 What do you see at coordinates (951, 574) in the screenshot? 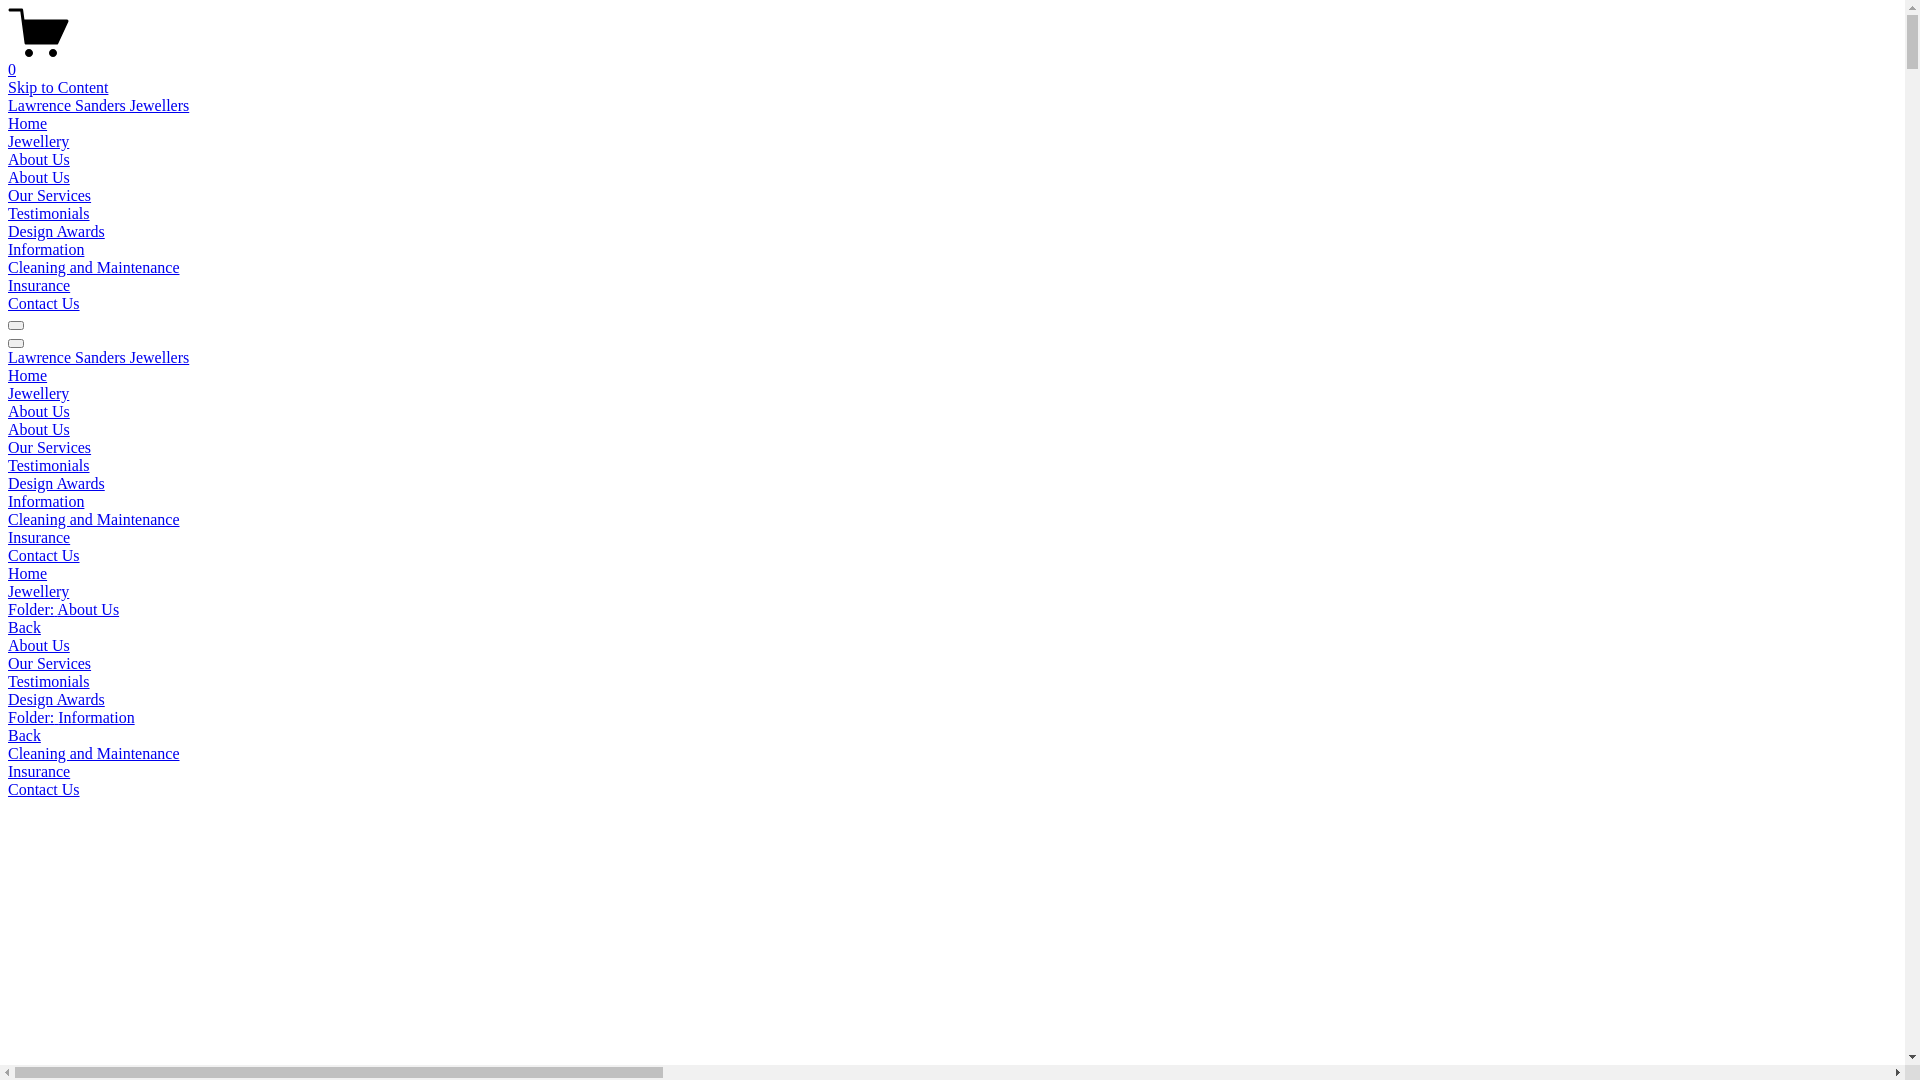
I see `'Home'` at bounding box center [951, 574].